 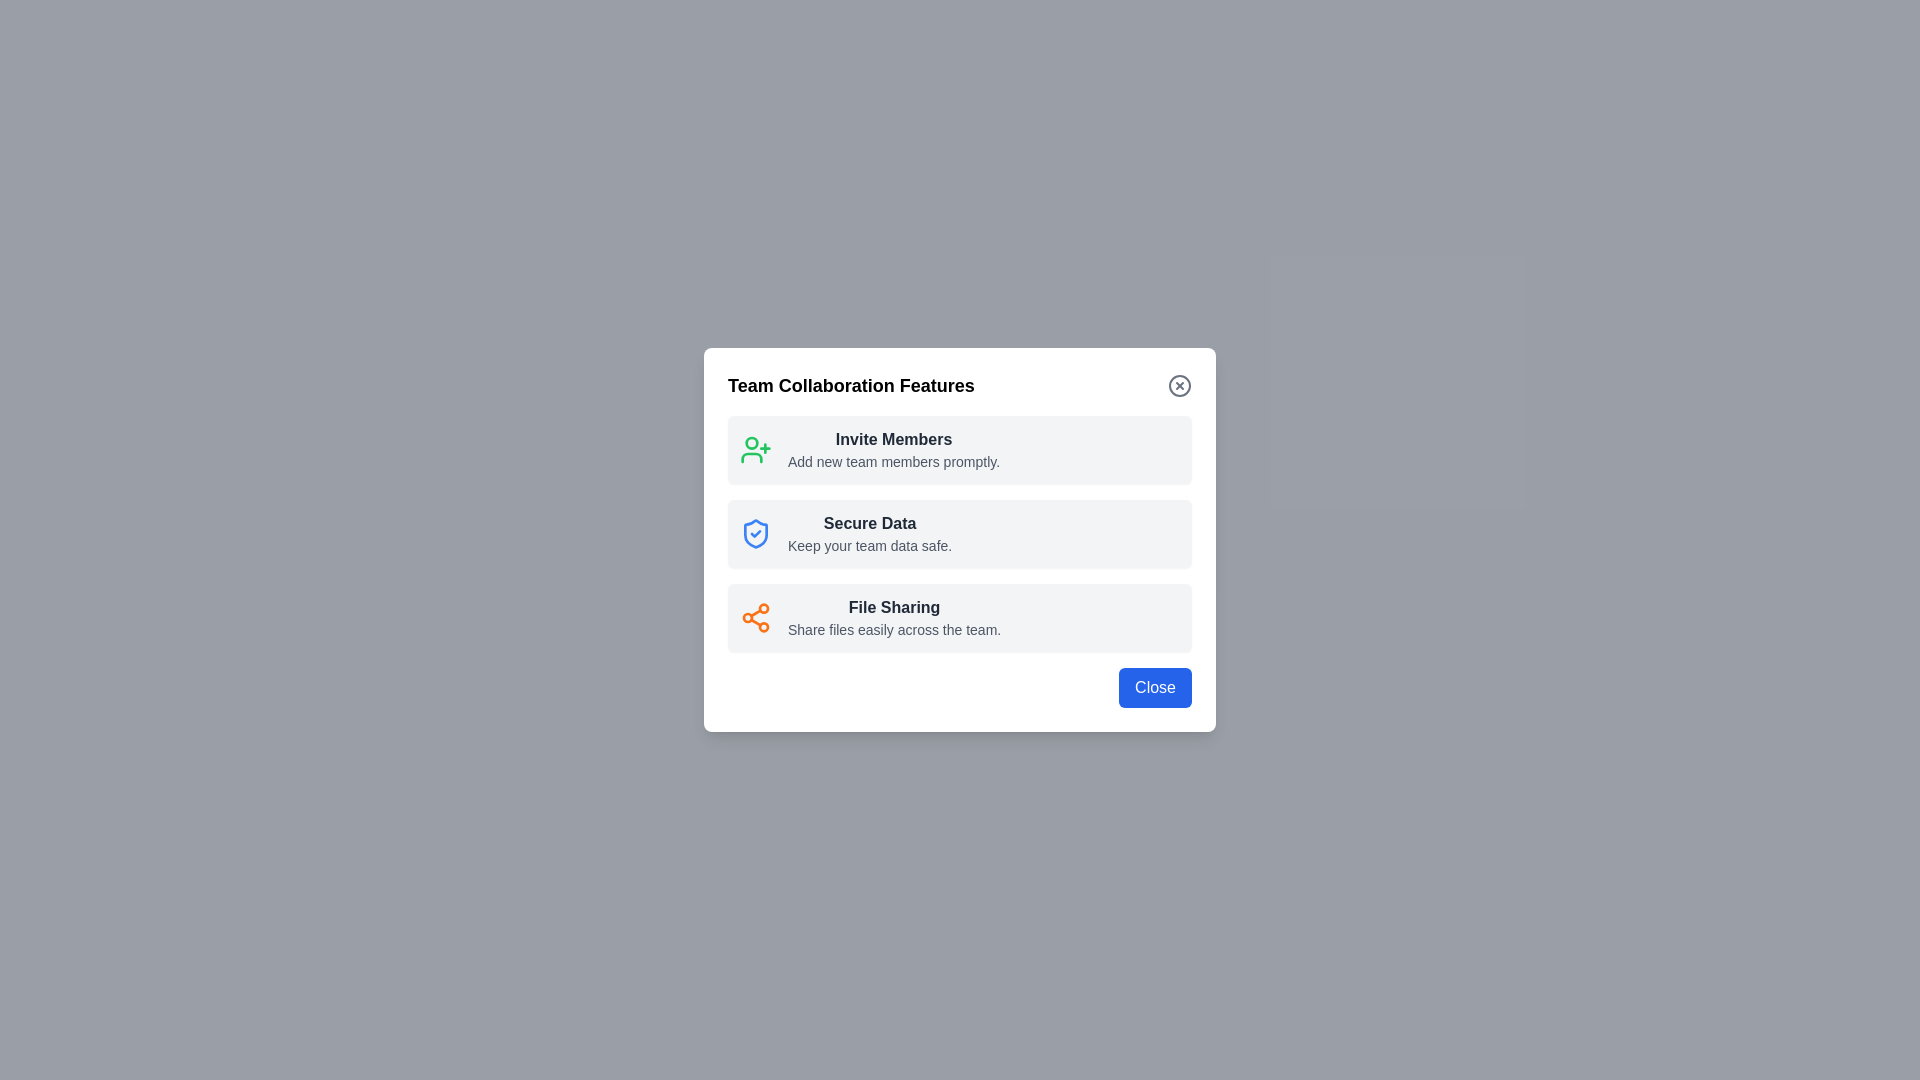 What do you see at coordinates (1155, 686) in the screenshot?
I see `close button located at the bottom-right of the dialog` at bounding box center [1155, 686].